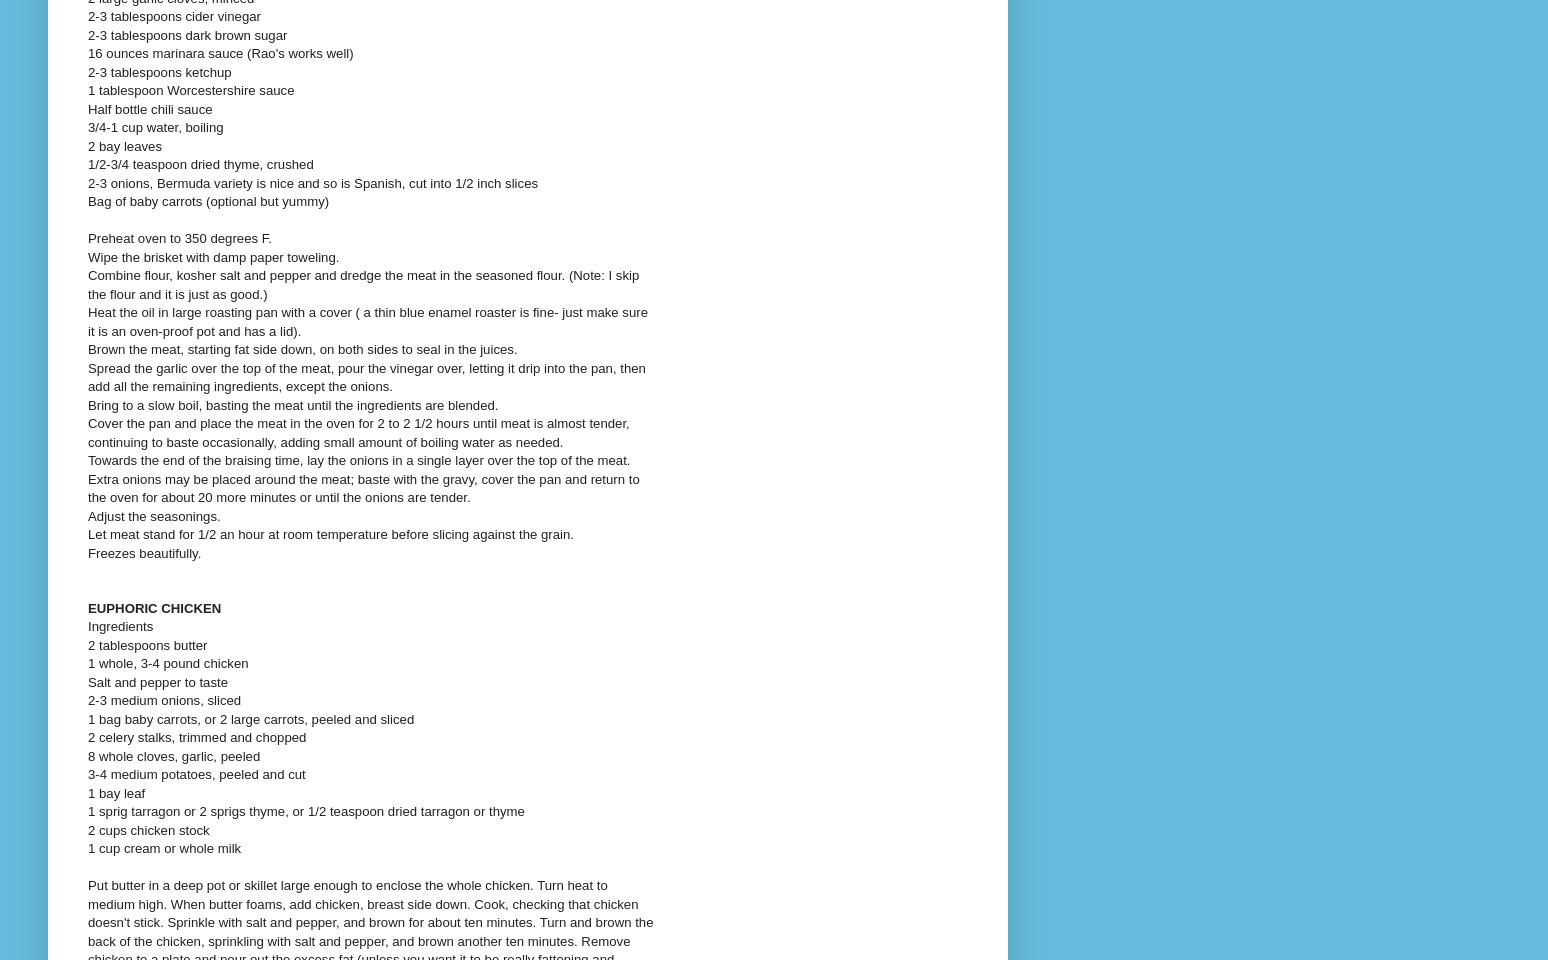  Describe the element at coordinates (150, 108) in the screenshot. I see `'Half bottle chili sauce'` at that location.